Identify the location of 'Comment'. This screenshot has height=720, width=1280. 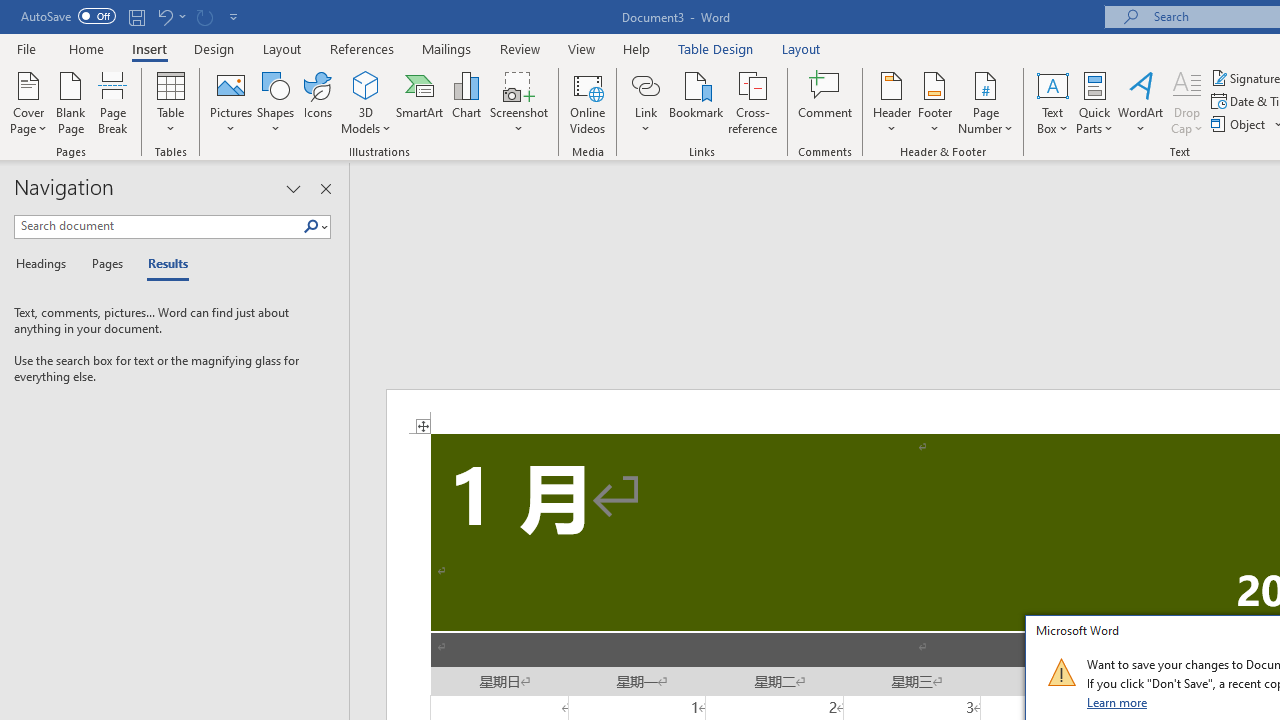
(825, 103).